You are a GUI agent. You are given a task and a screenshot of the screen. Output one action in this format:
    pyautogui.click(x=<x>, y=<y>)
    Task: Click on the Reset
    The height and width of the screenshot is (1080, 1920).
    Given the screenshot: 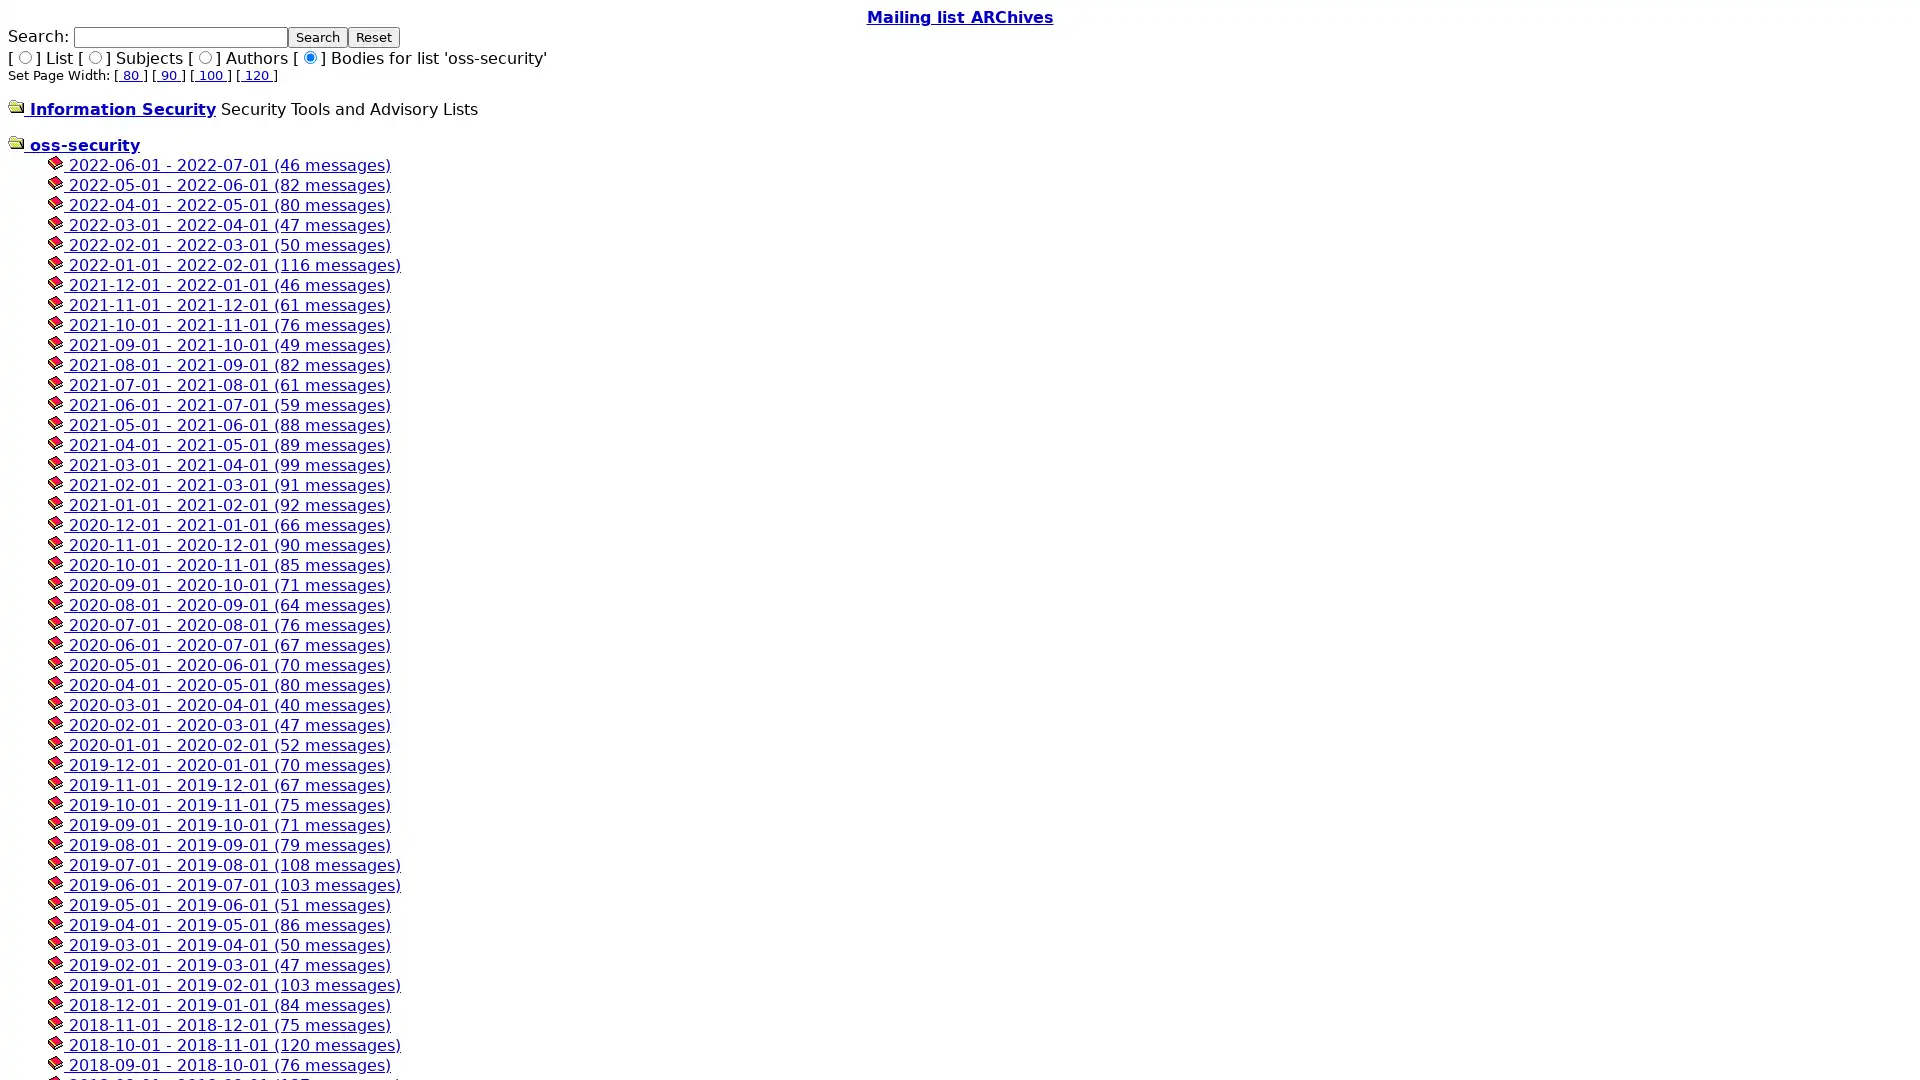 What is the action you would take?
    pyautogui.click(x=374, y=37)
    